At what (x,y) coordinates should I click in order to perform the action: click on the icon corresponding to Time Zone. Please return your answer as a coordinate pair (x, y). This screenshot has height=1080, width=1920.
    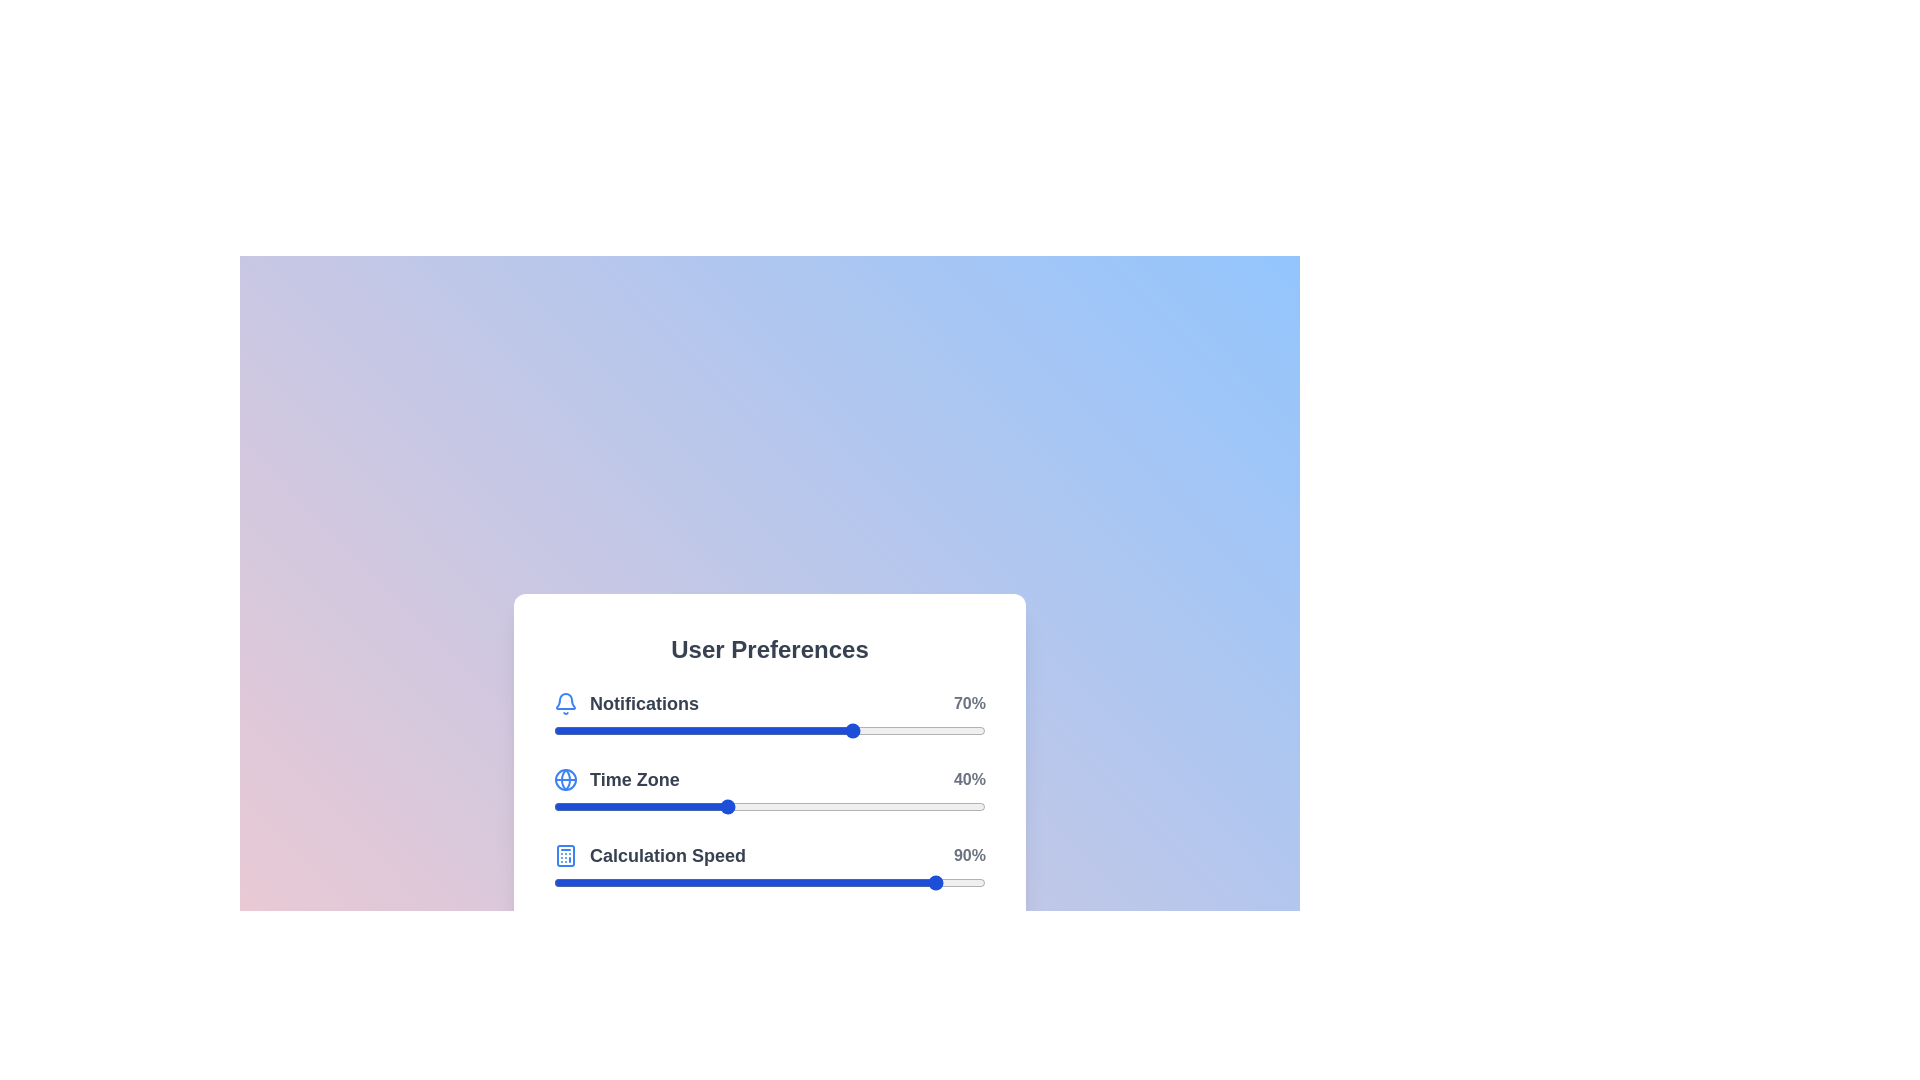
    Looking at the image, I should click on (565, 778).